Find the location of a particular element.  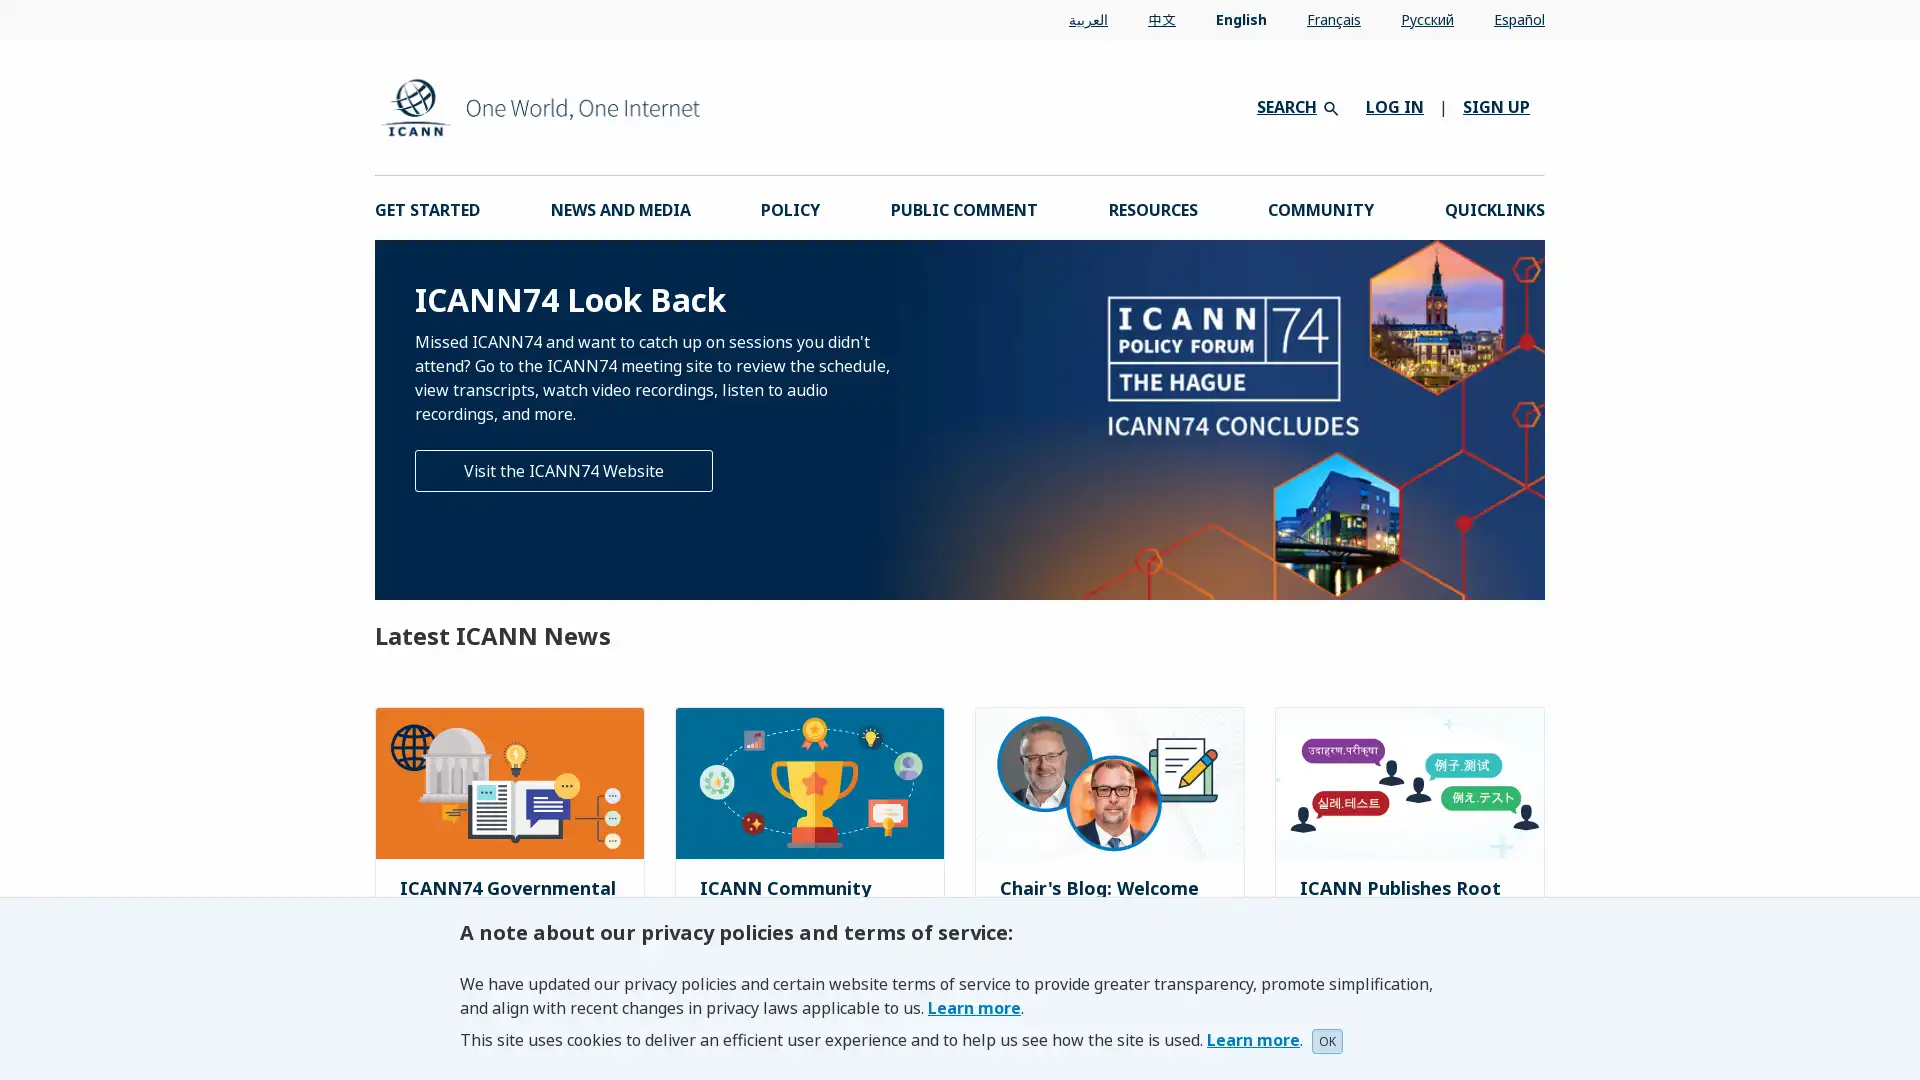

SIGN UP is located at coordinates (1496, 107).